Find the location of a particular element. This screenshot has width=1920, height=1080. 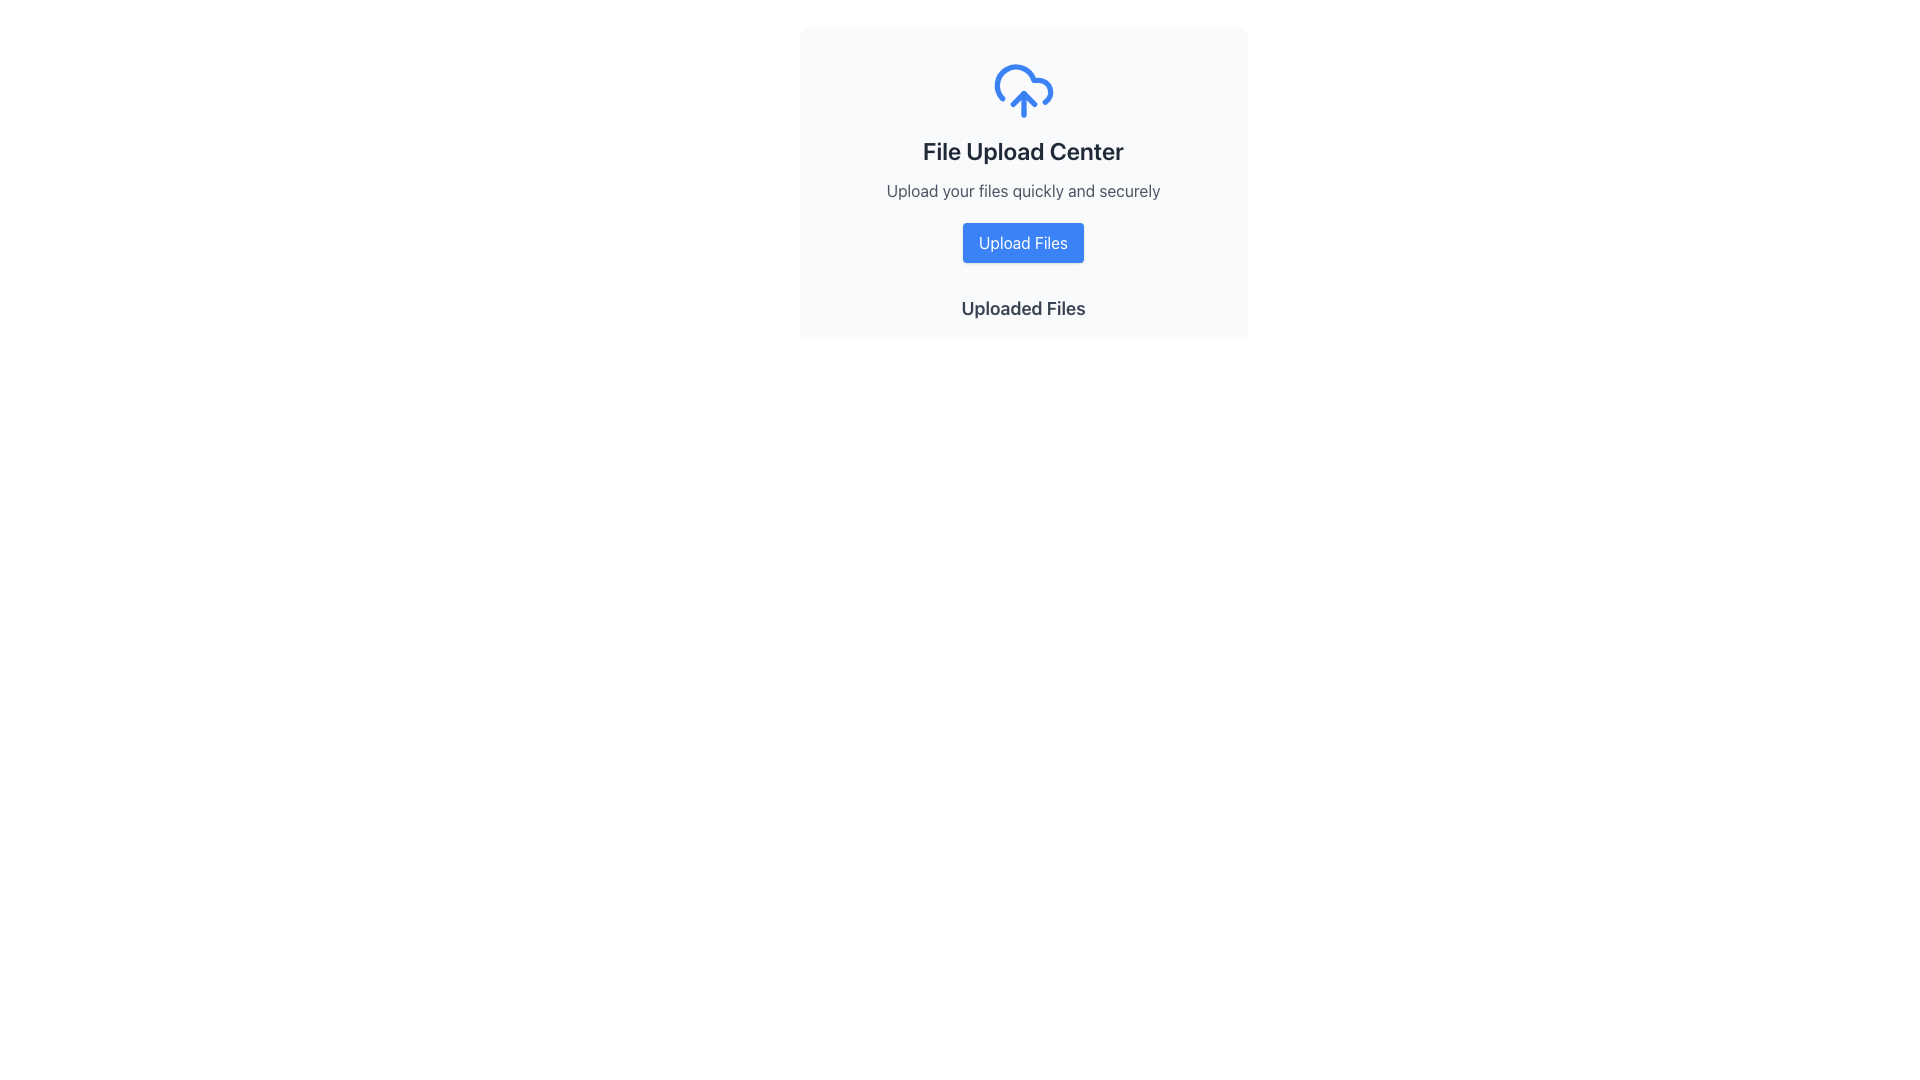

the text label that reads 'Upload your files quickly and securely', which is located beneath the 'File Upload Center' title and above the 'Upload Files' button is located at coordinates (1023, 191).